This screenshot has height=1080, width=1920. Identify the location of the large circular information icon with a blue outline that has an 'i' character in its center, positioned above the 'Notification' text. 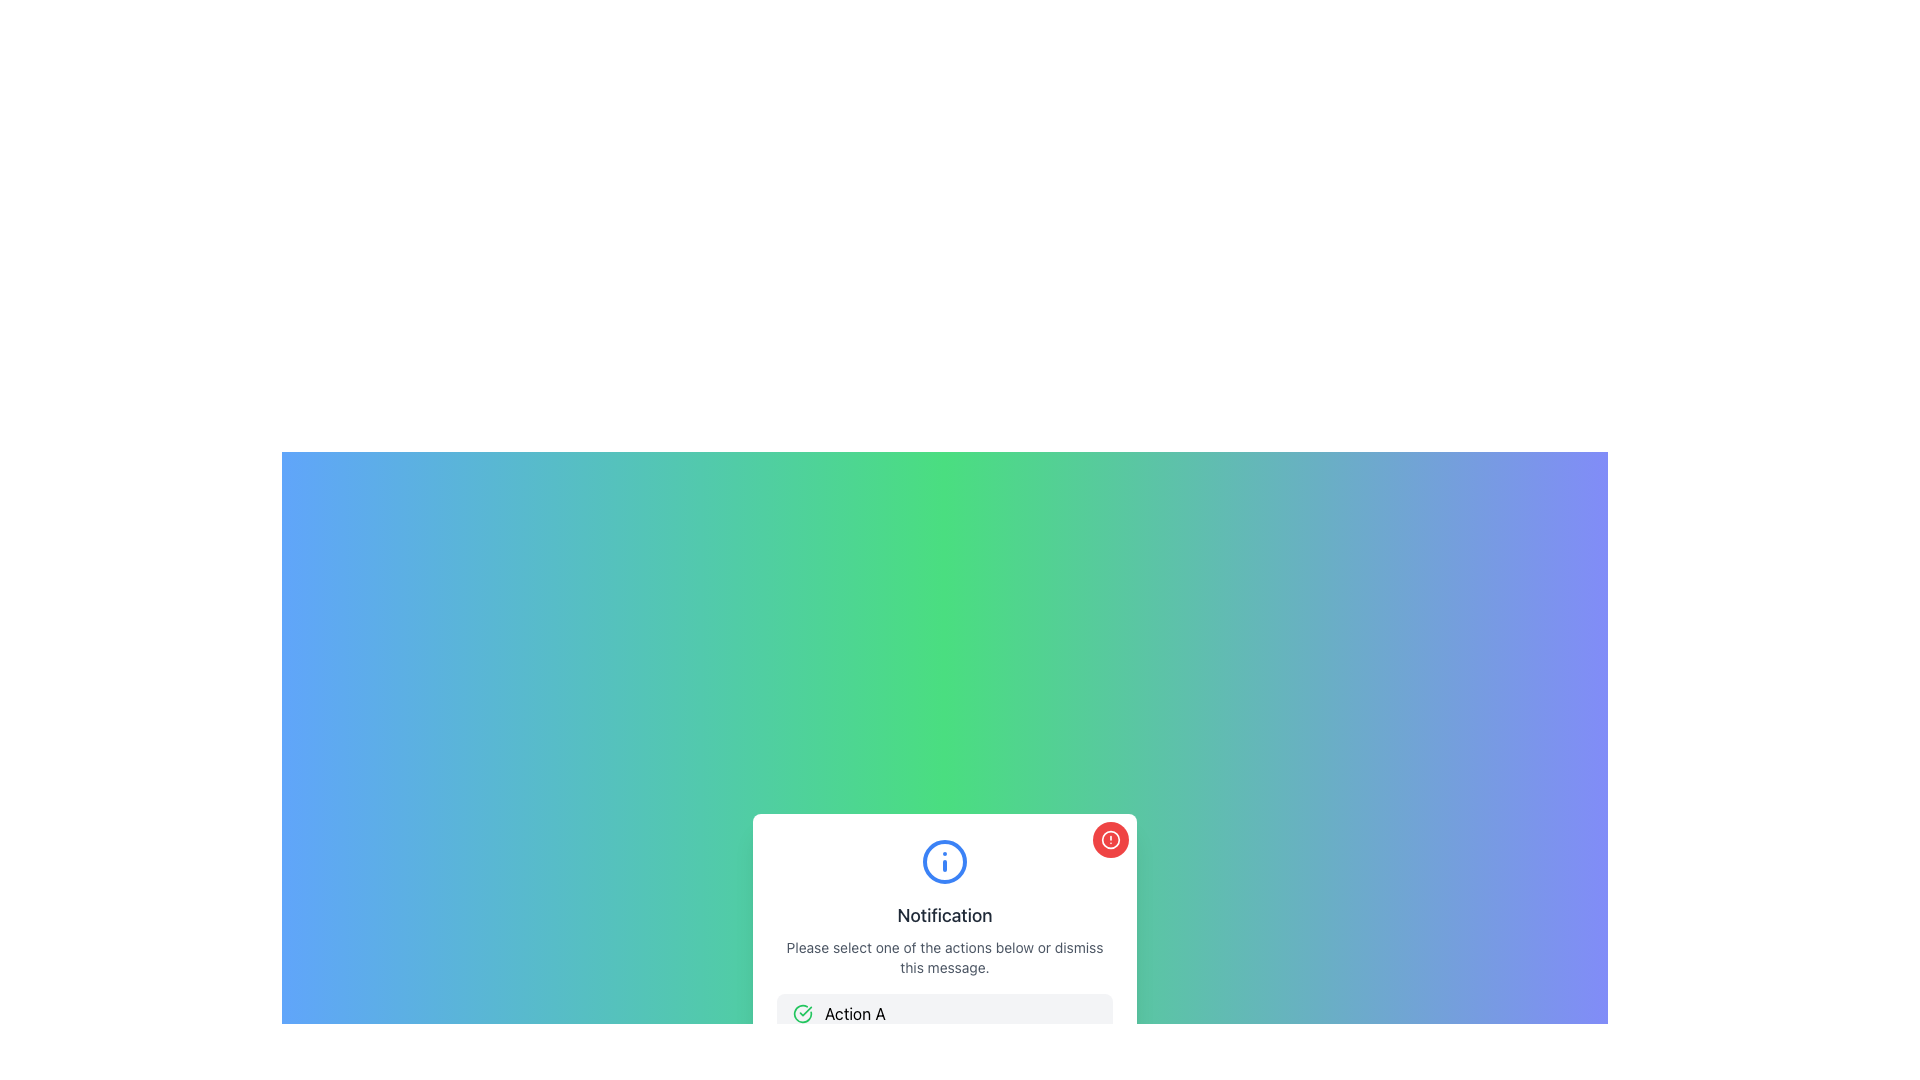
(944, 860).